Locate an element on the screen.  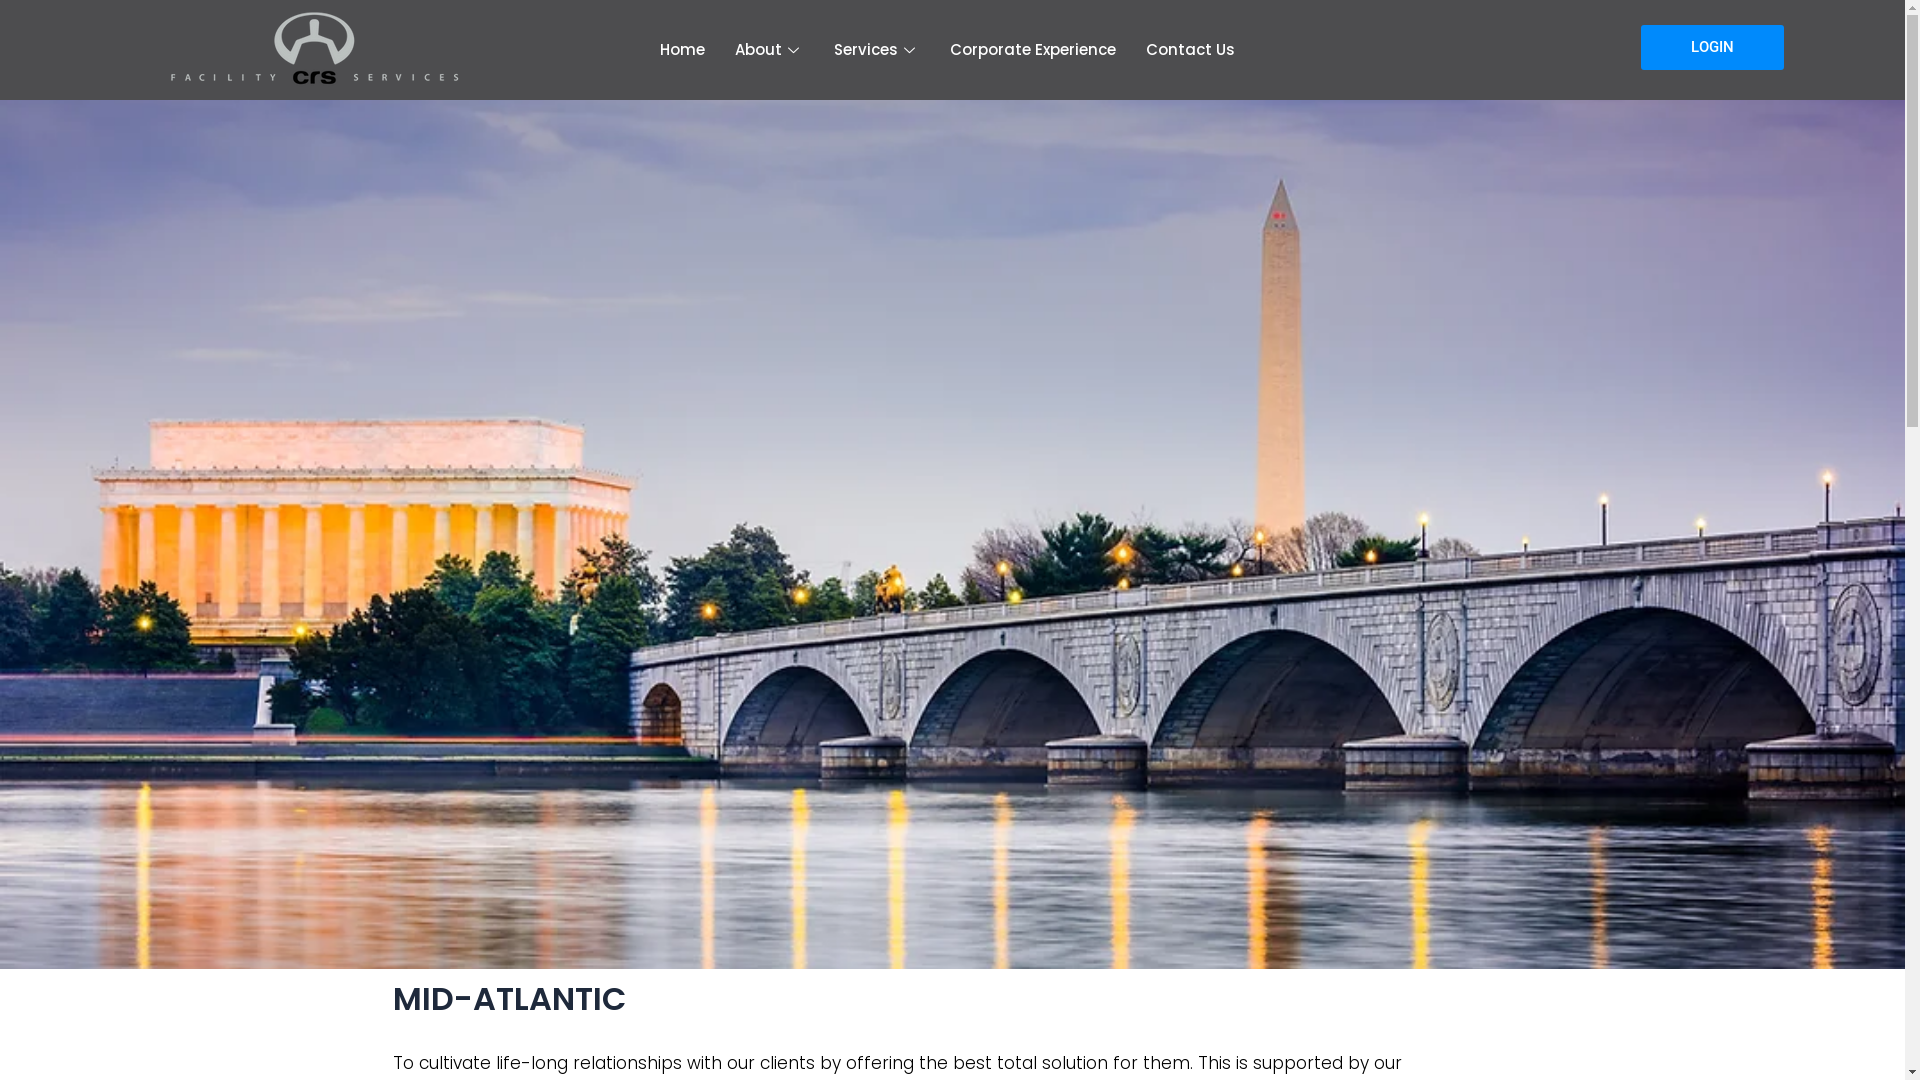
'Corporate Experience' is located at coordinates (1032, 49).